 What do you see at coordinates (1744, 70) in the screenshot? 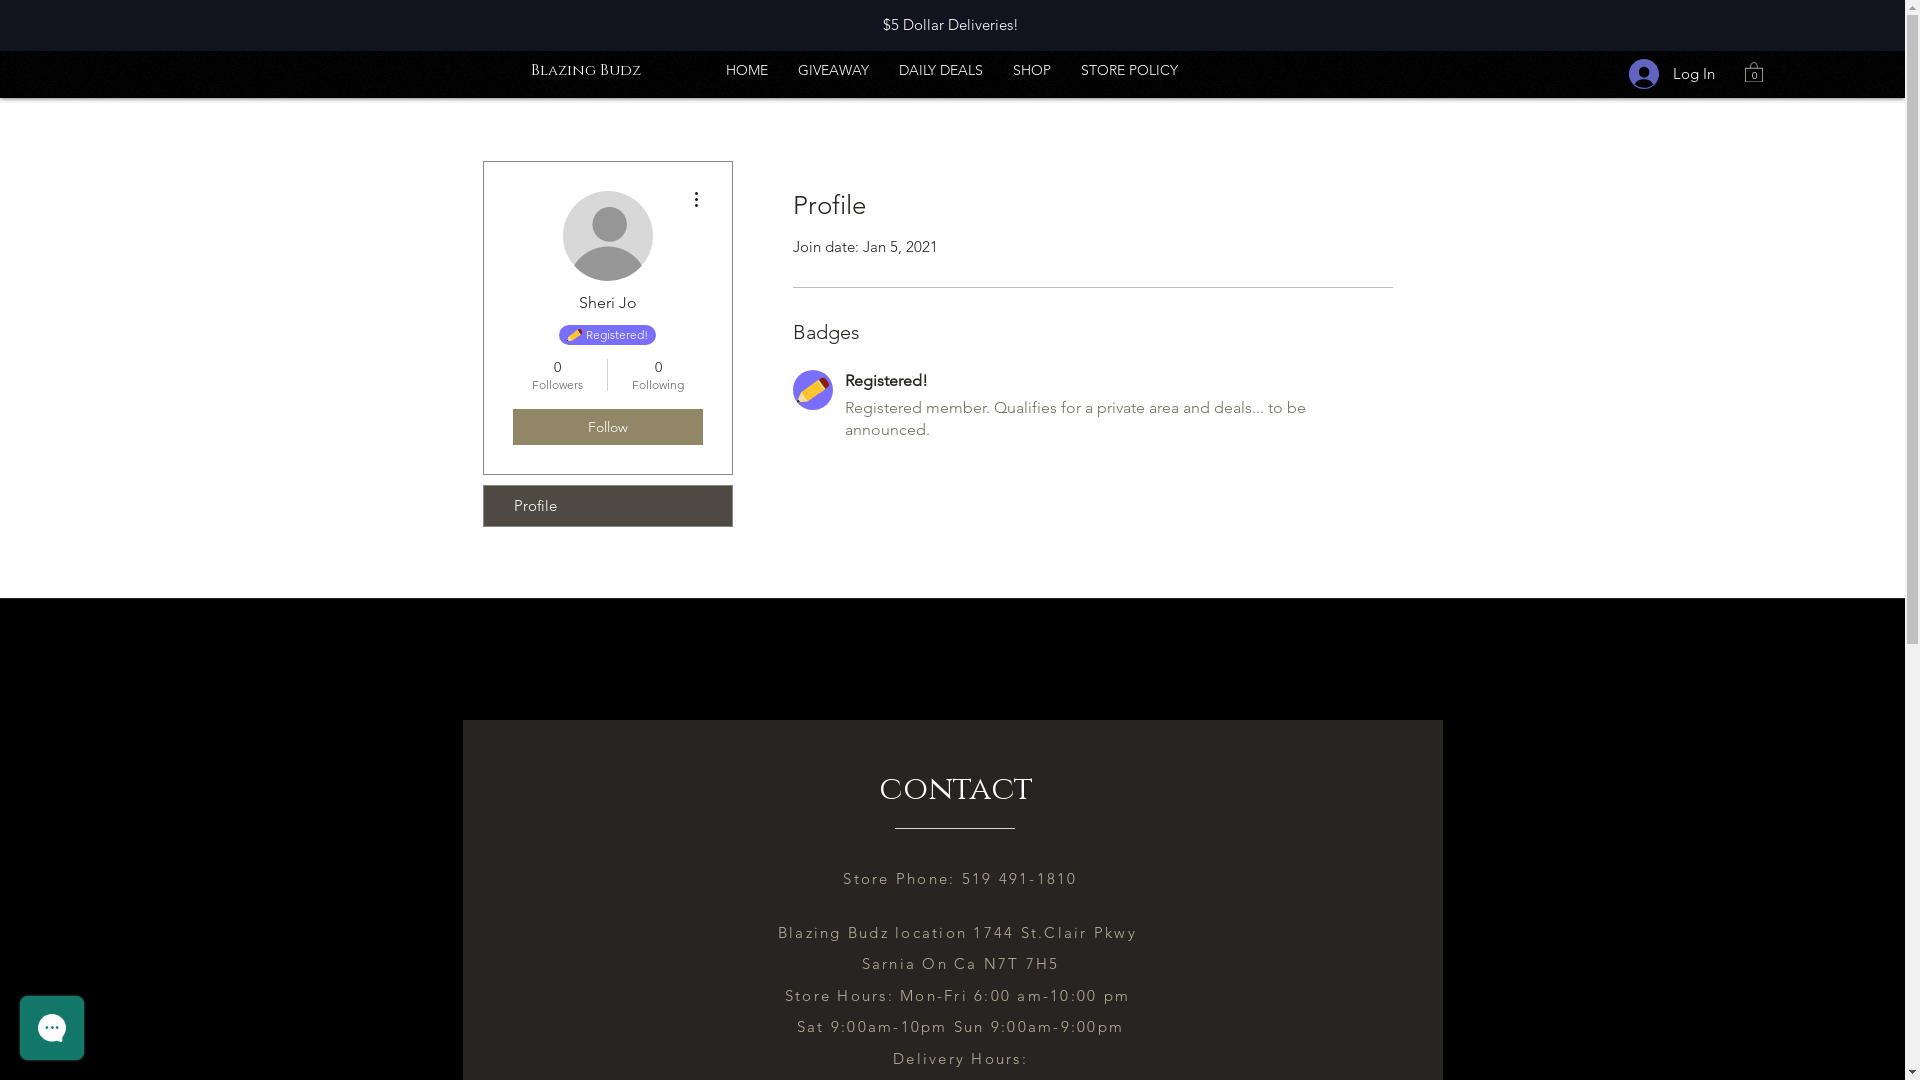
I see `'0'` at bounding box center [1744, 70].